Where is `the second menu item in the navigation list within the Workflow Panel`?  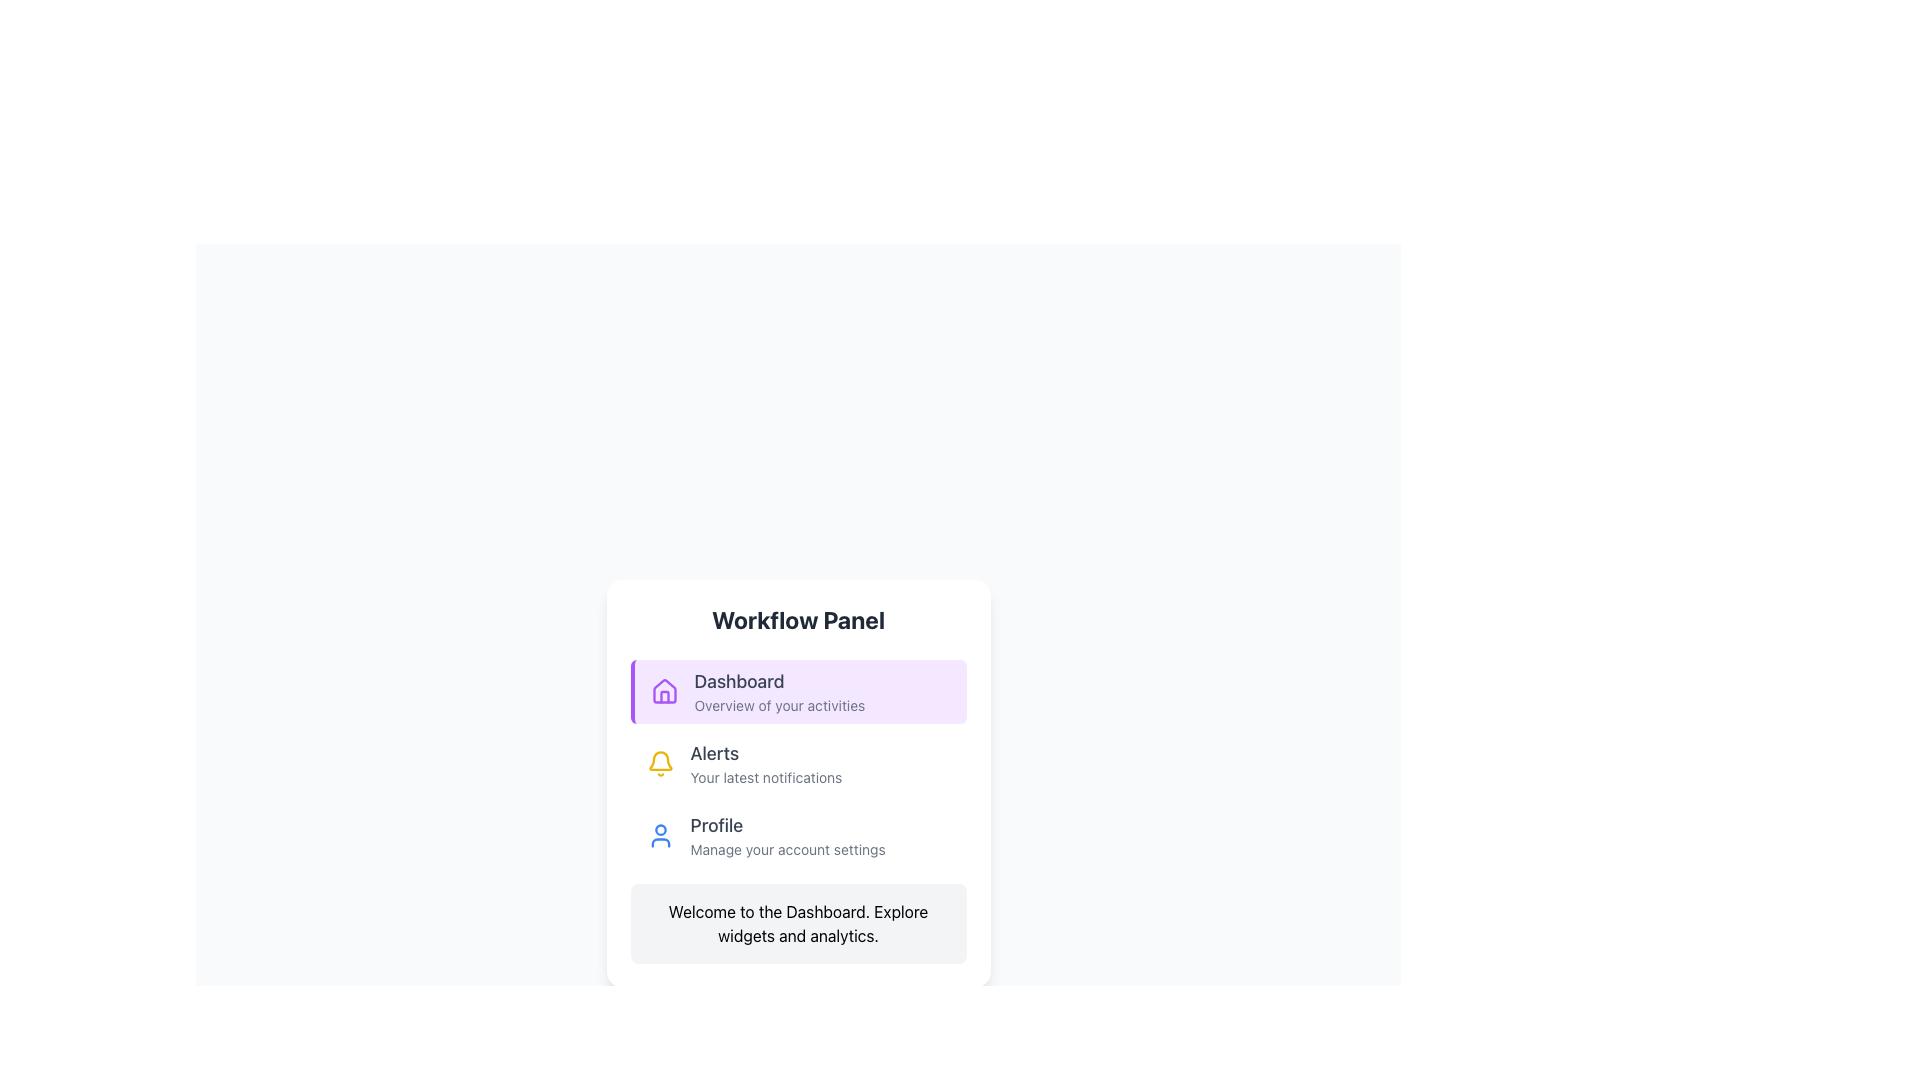
the second menu item in the navigation list within the Workflow Panel is located at coordinates (797, 763).